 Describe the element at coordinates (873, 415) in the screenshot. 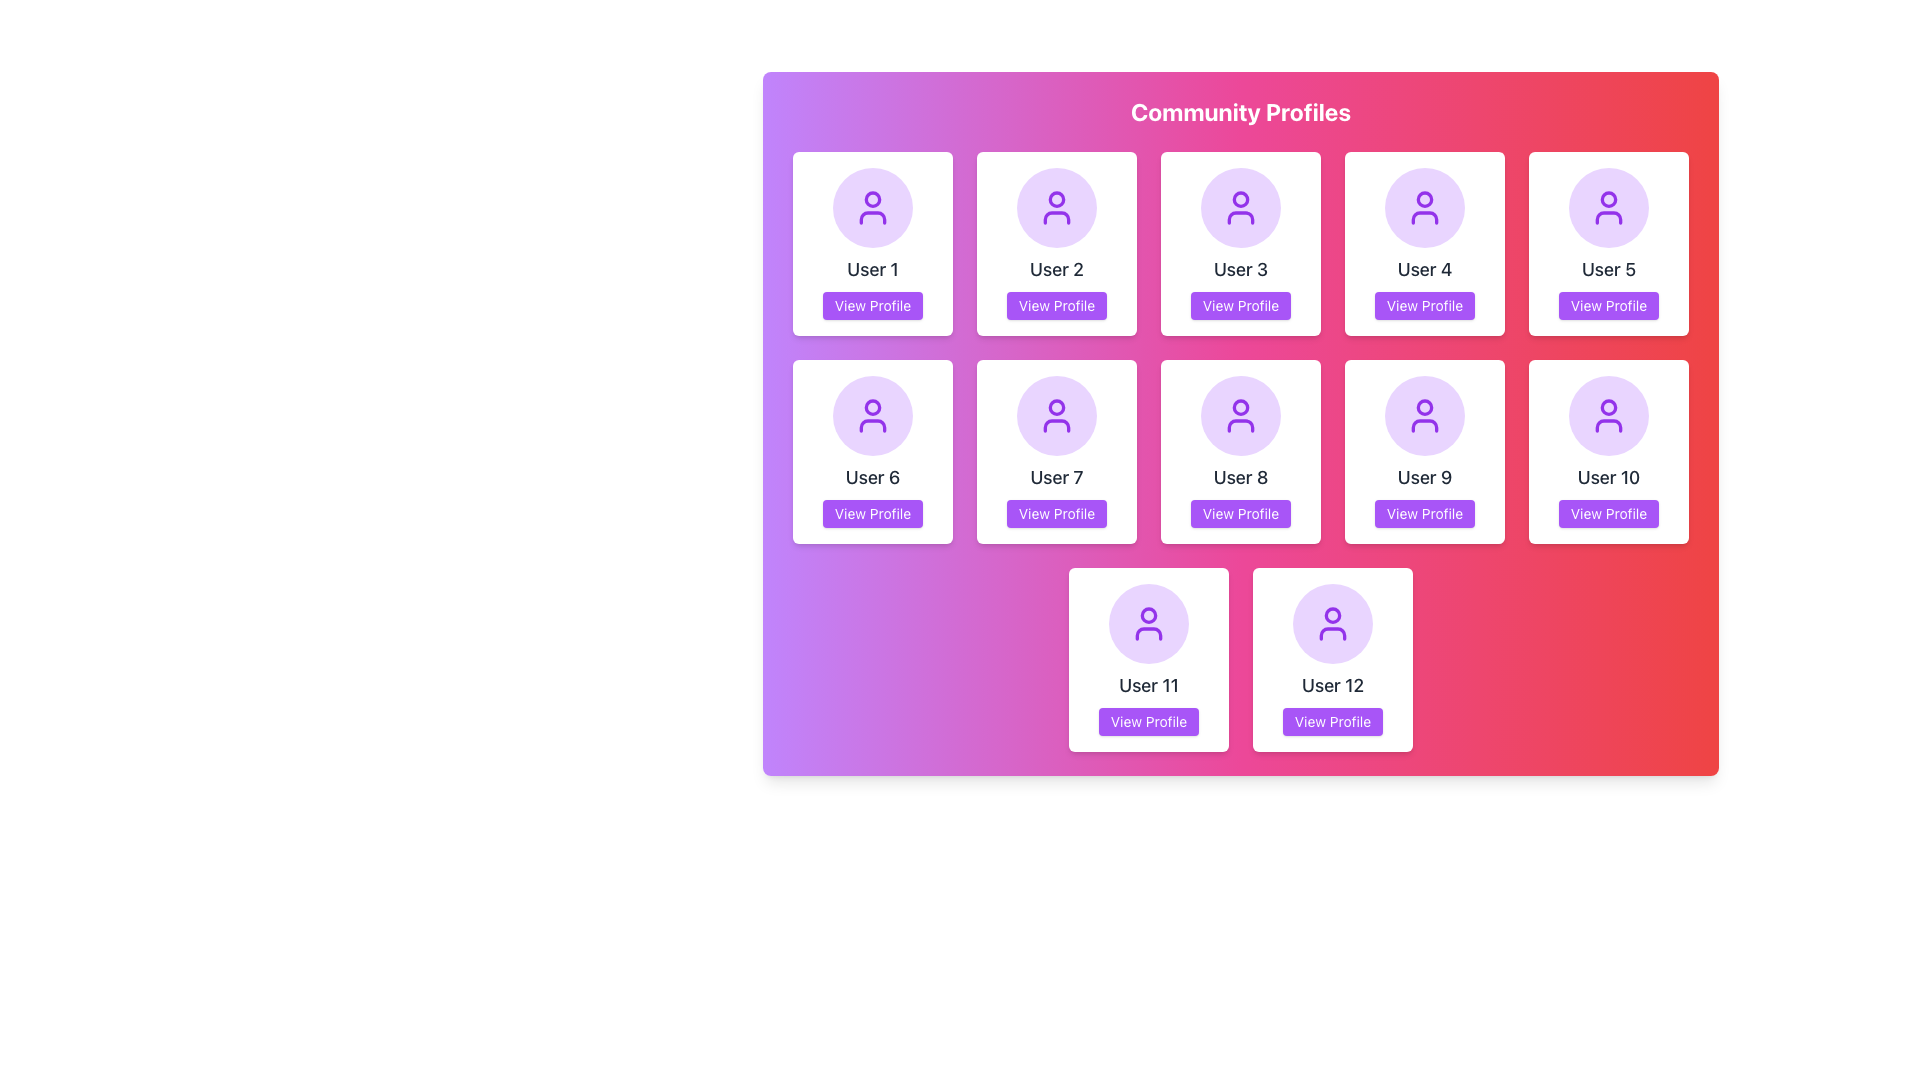

I see `the user profile icon located` at that location.